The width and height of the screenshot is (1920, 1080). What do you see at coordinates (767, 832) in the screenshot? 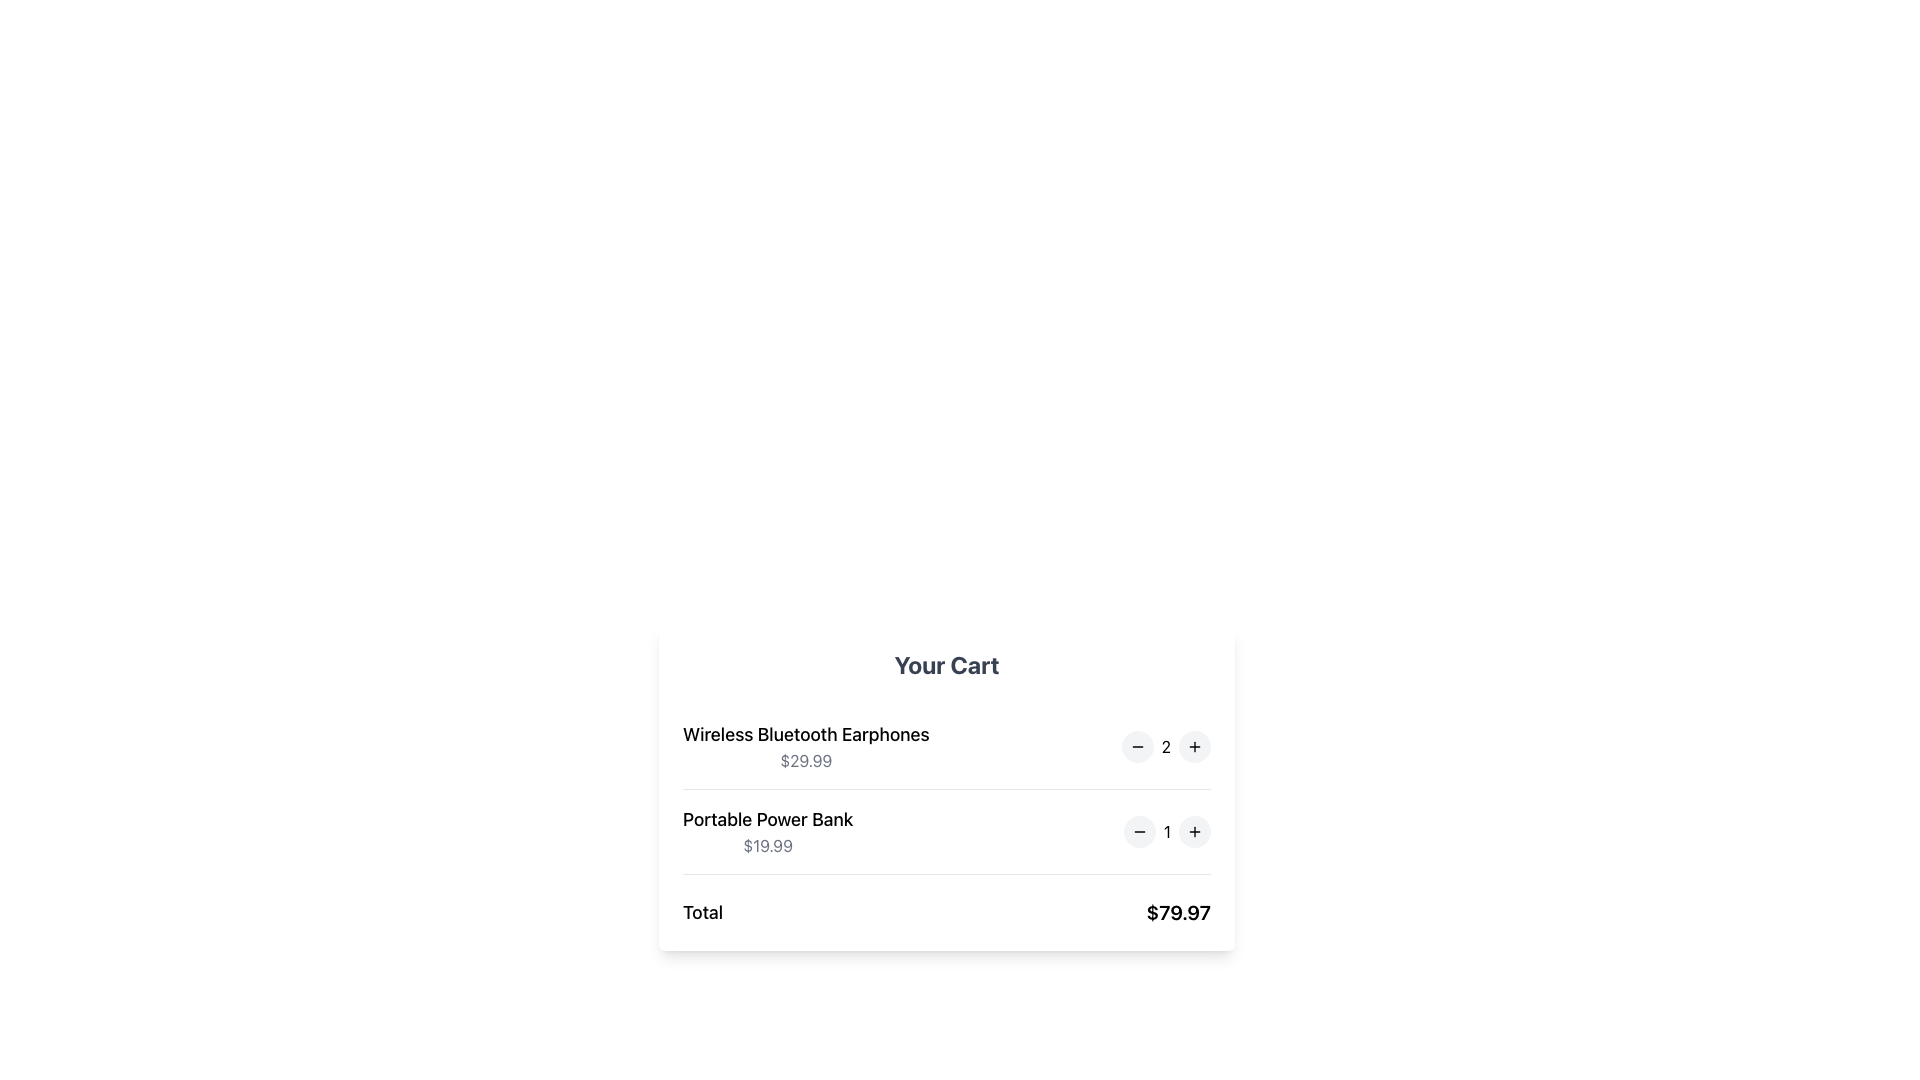
I see `the text display showing 'Portable Power Bank' and its price '$19.99' located in the second row of the product list under 'Your Cart'` at bounding box center [767, 832].